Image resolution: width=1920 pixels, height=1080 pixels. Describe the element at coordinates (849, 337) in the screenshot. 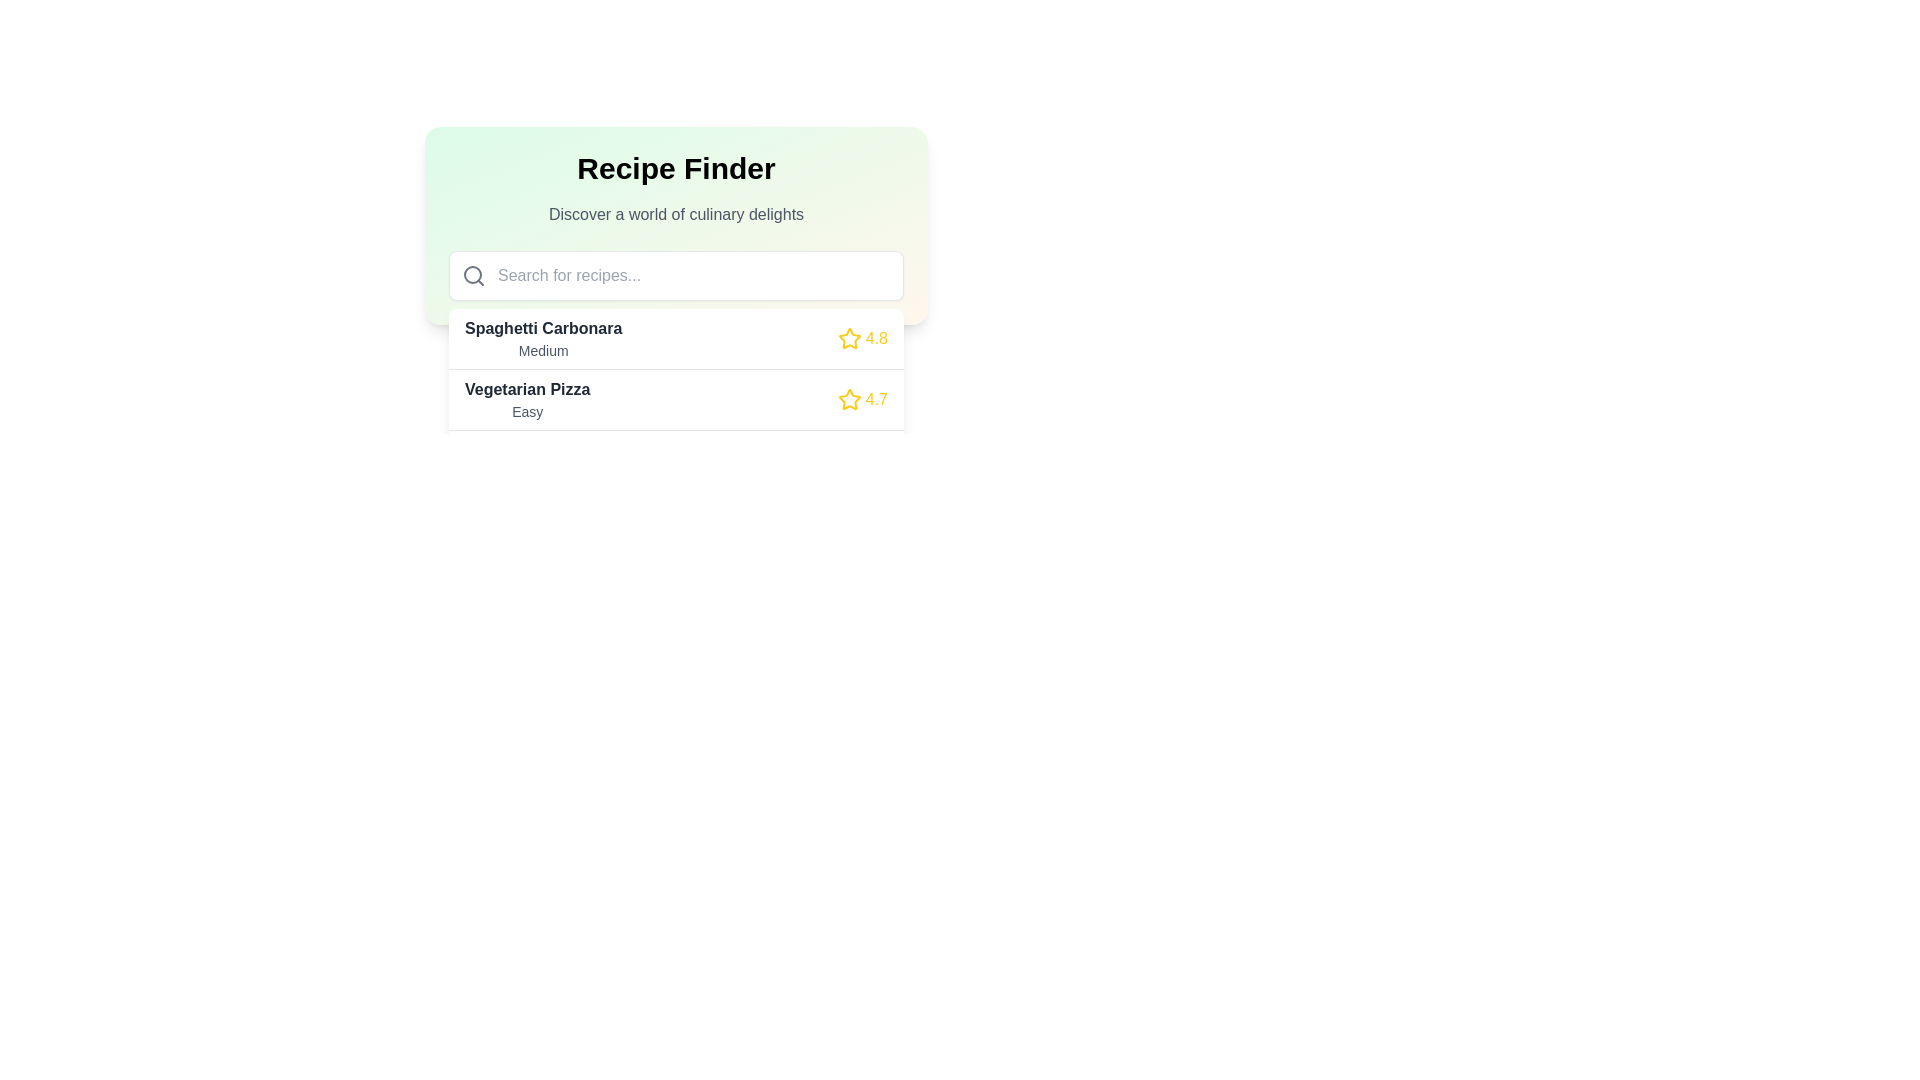

I see `the star icon associated with the 'Spaghetti Carbonara' menu item` at that location.